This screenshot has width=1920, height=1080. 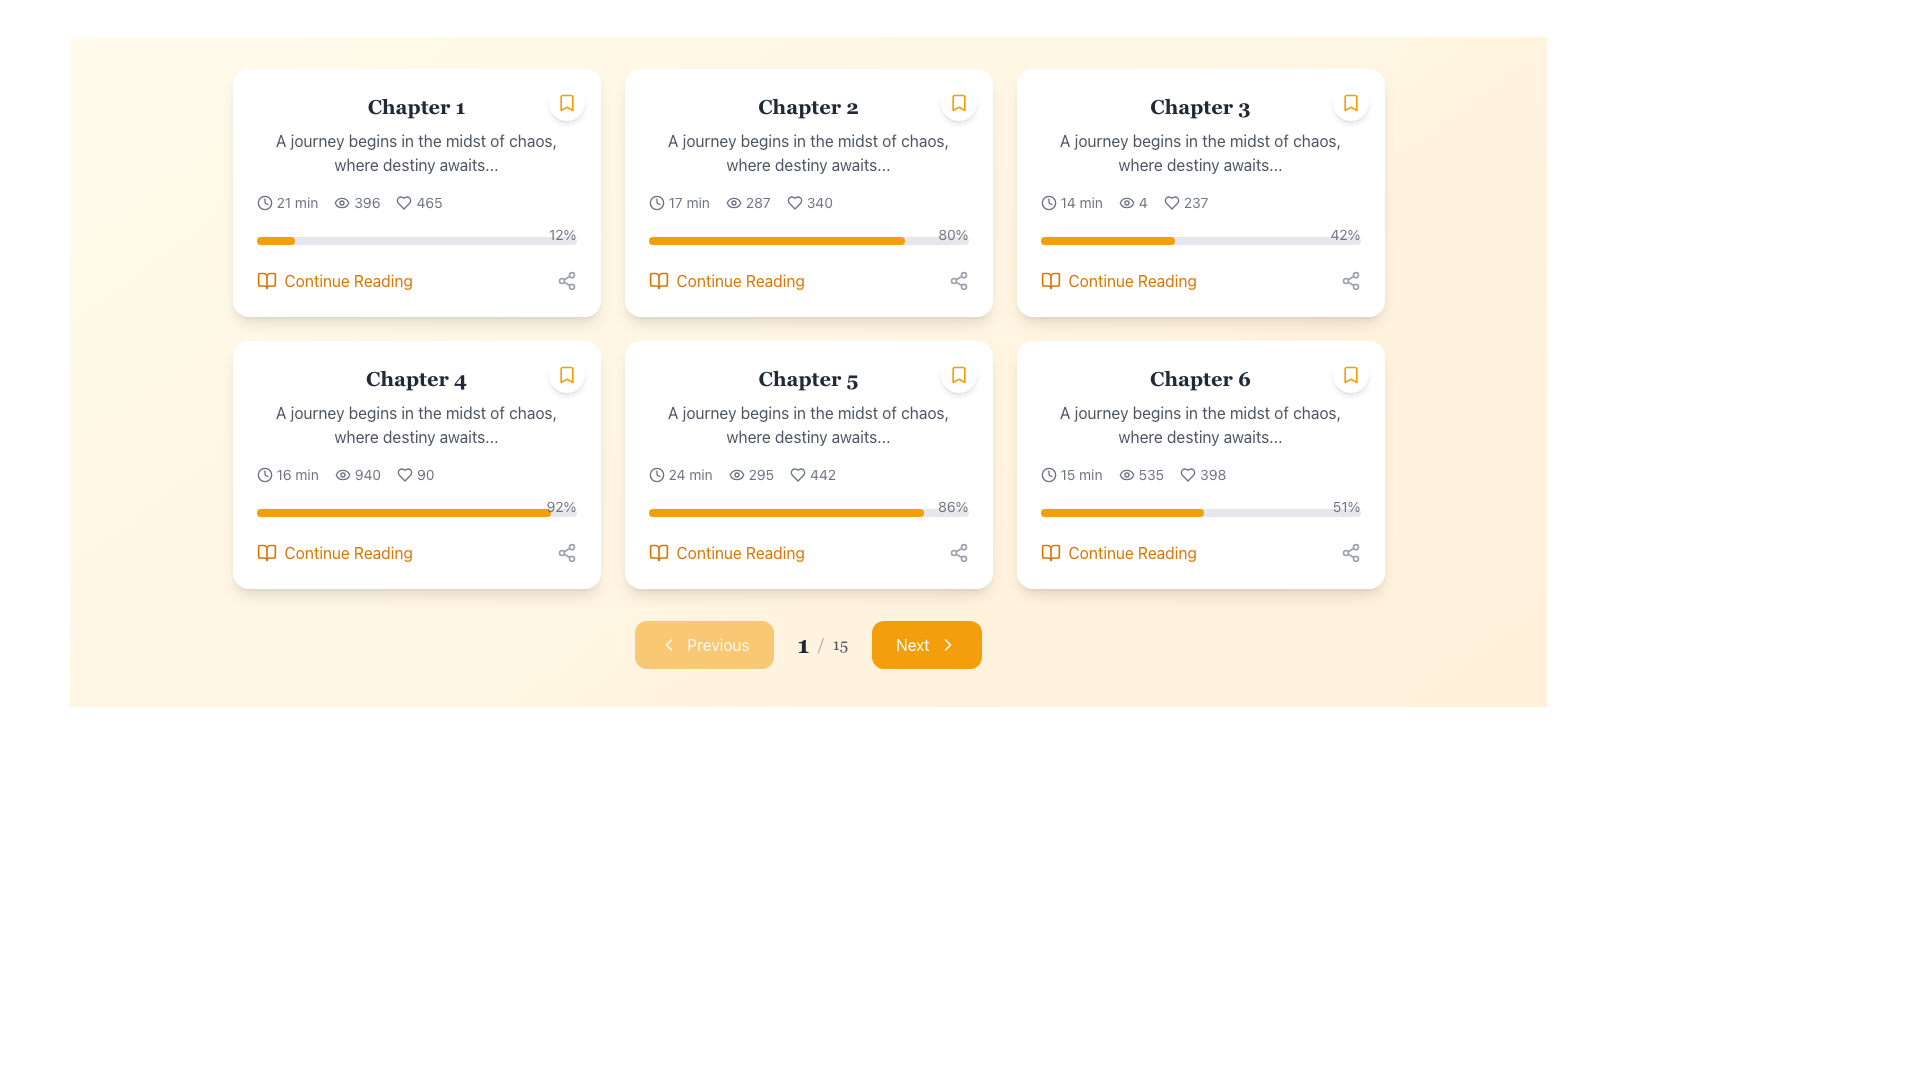 What do you see at coordinates (263, 203) in the screenshot?
I see `the clock-like icon located on the leftmost side of the row displaying '21 min', just before the text` at bounding box center [263, 203].